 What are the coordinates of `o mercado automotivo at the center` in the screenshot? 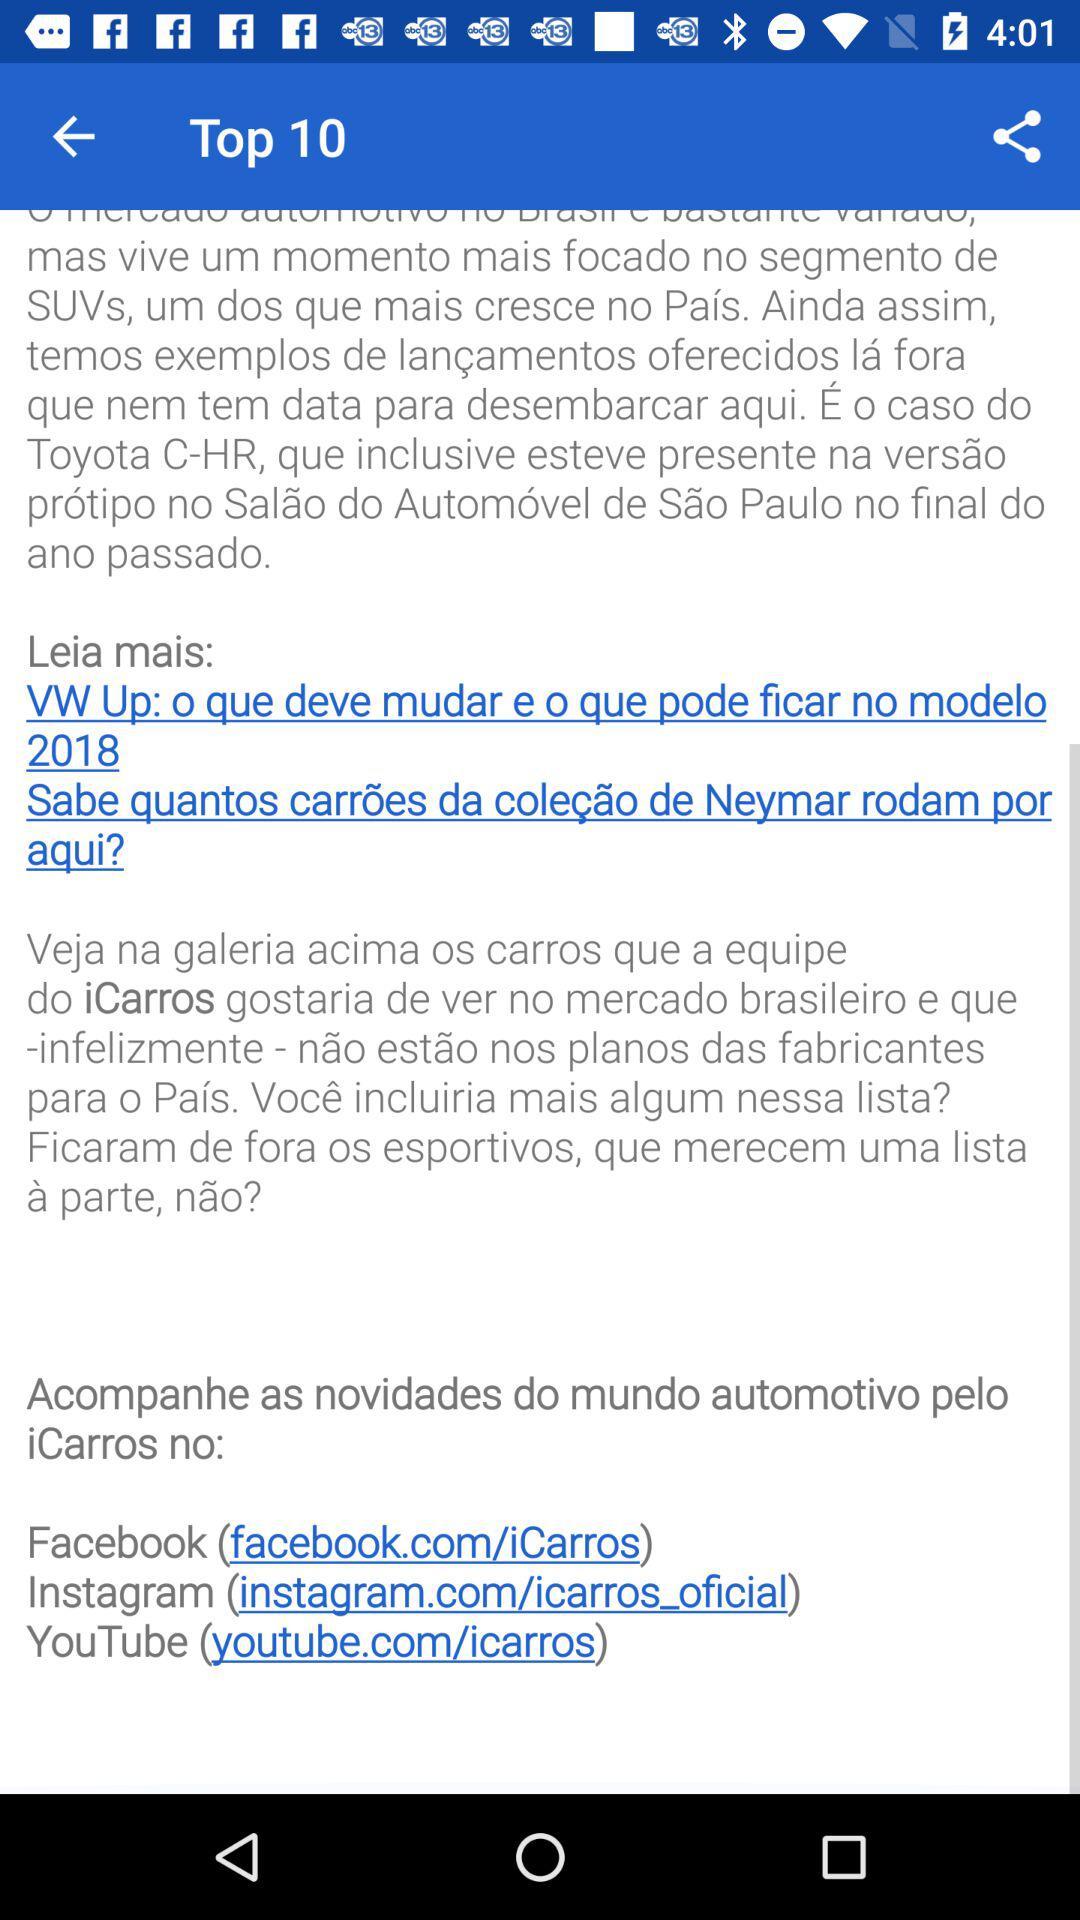 It's located at (540, 988).